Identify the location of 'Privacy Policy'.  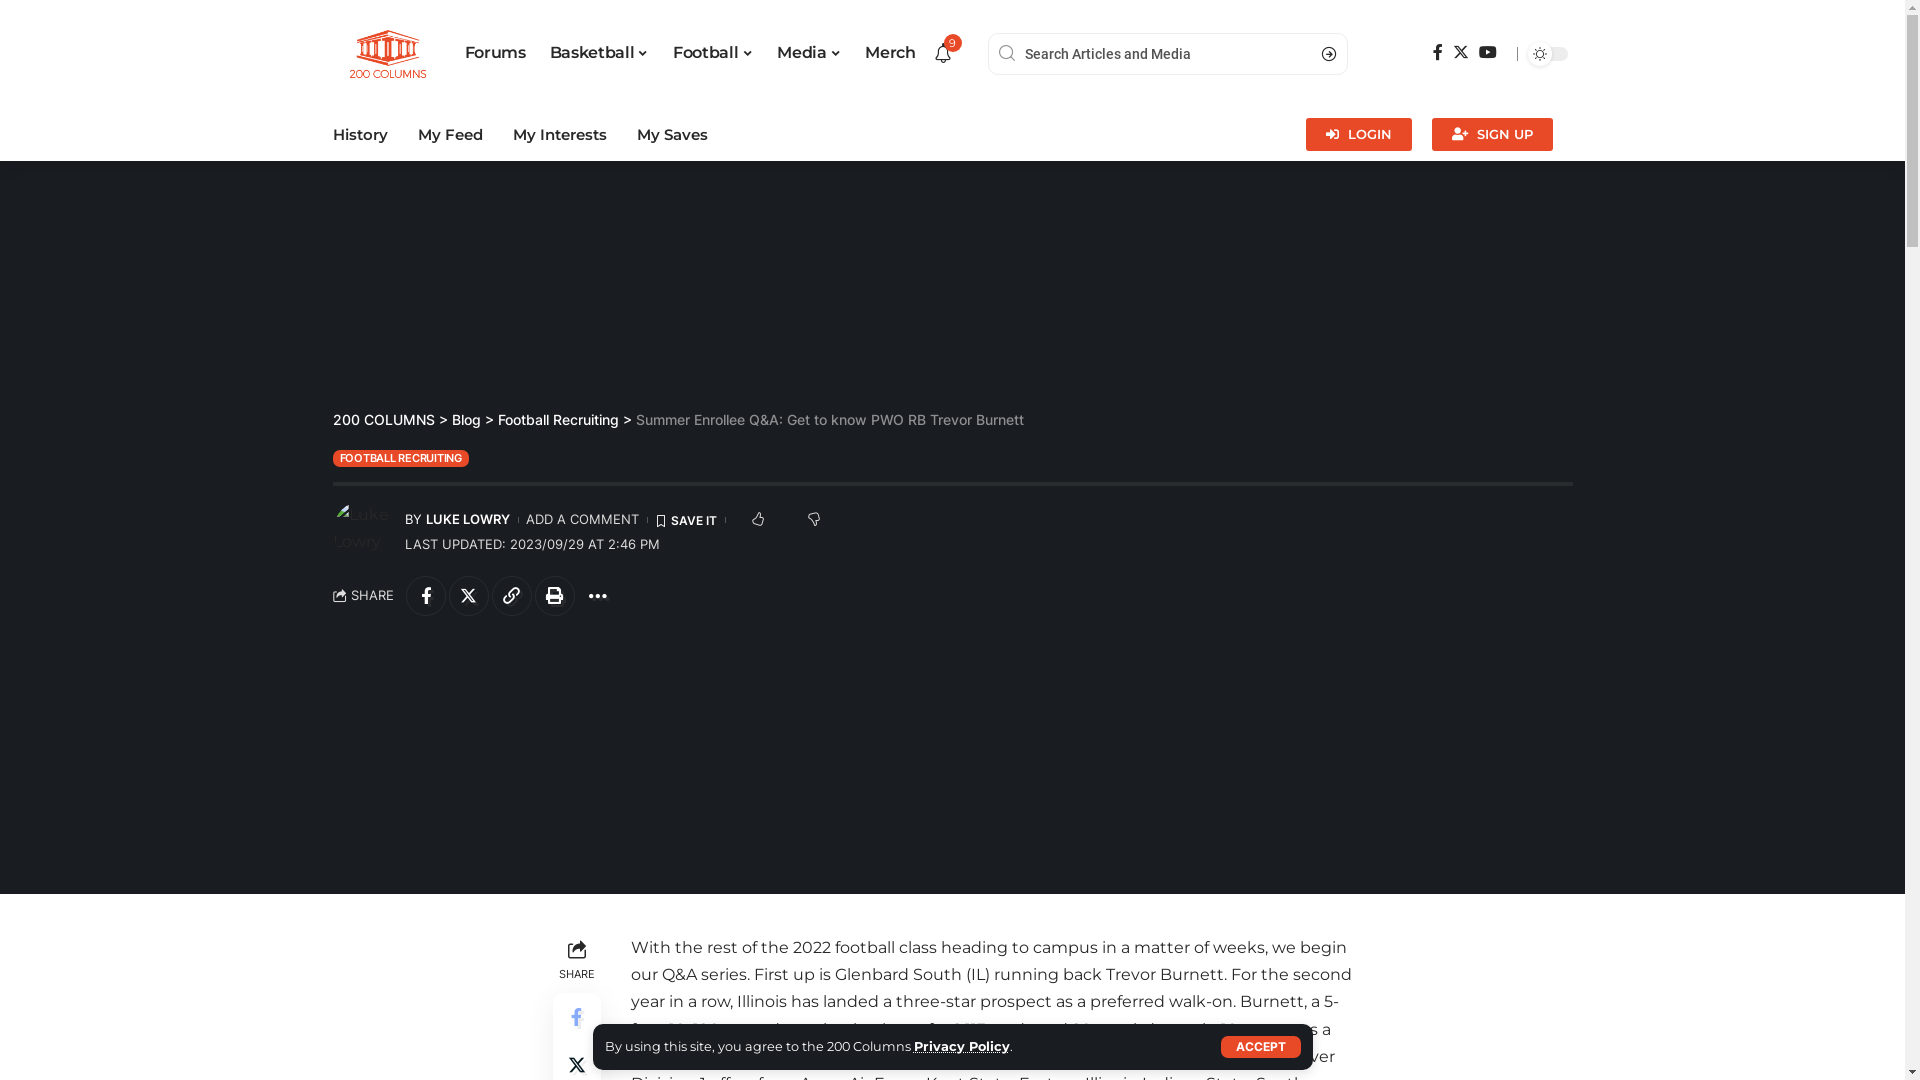
(961, 1045).